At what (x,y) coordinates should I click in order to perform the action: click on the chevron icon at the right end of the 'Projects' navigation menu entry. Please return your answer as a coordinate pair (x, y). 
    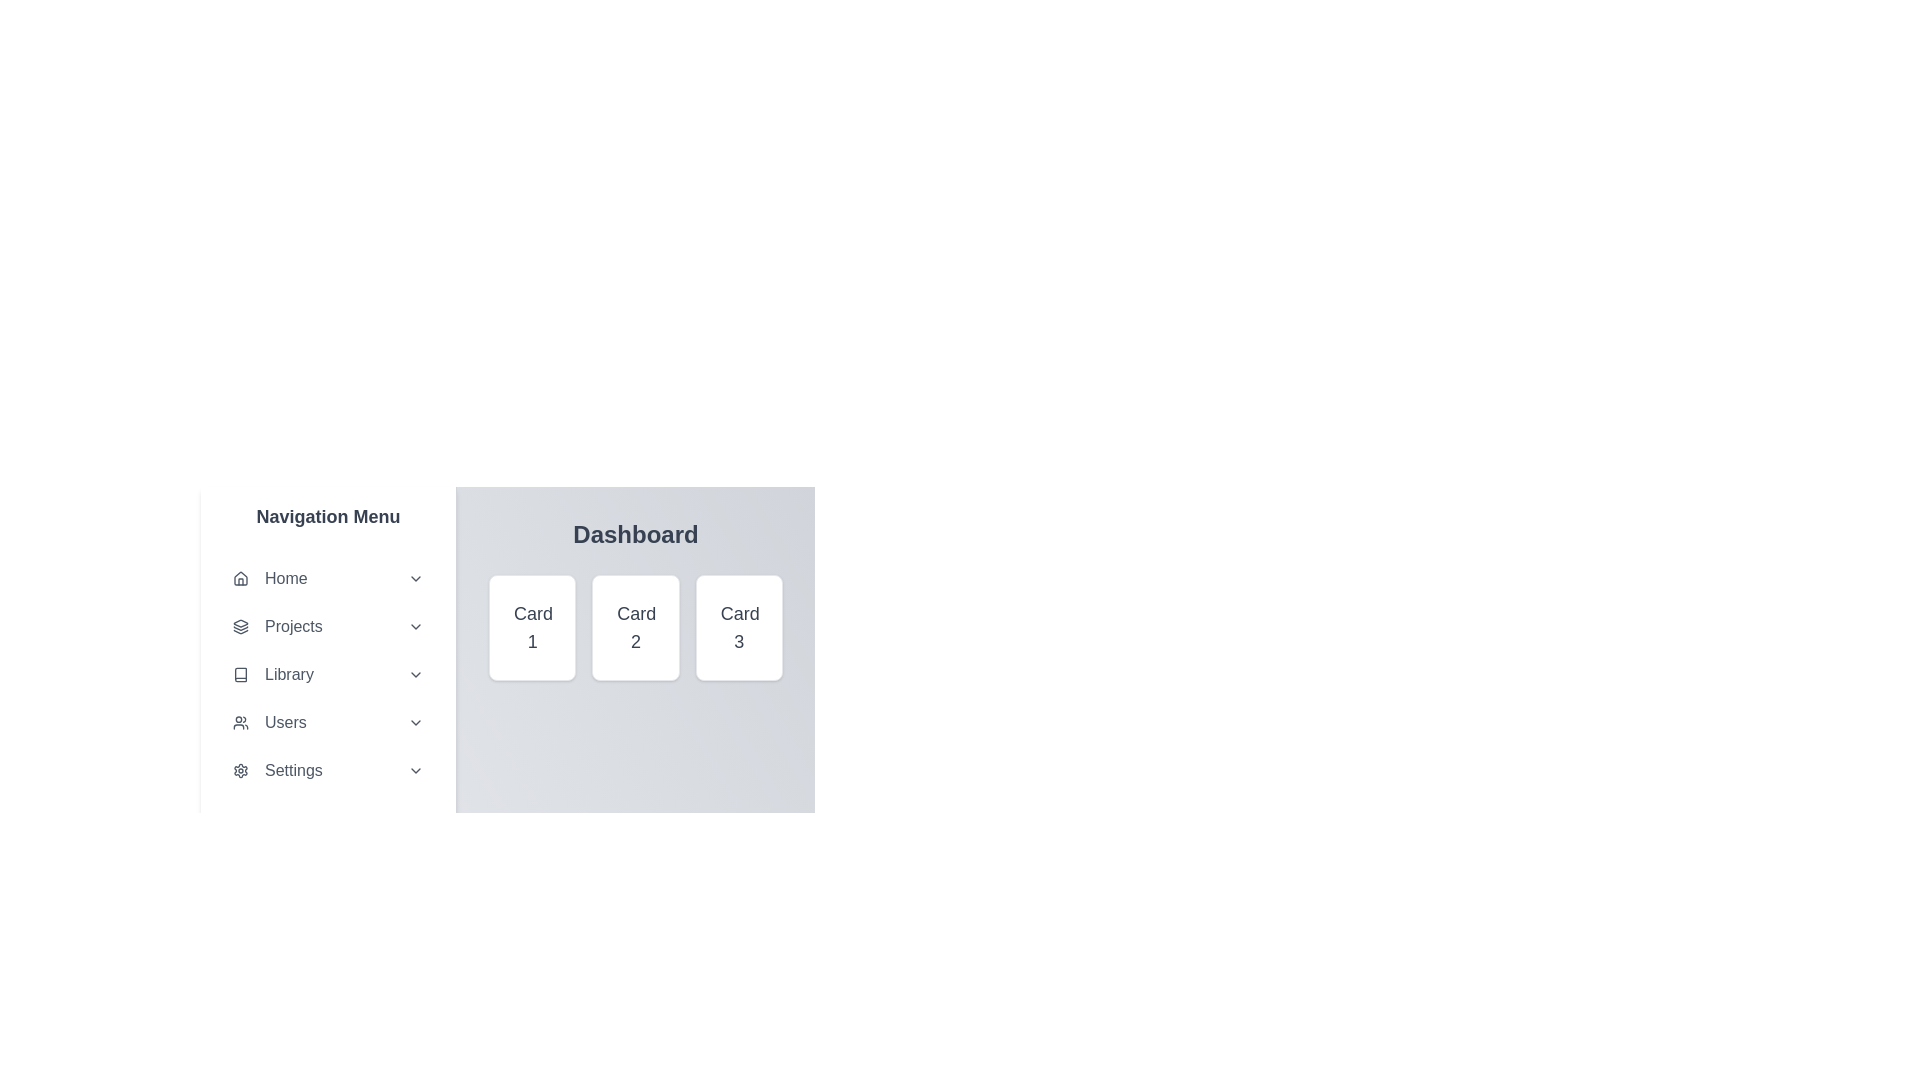
    Looking at the image, I should click on (415, 626).